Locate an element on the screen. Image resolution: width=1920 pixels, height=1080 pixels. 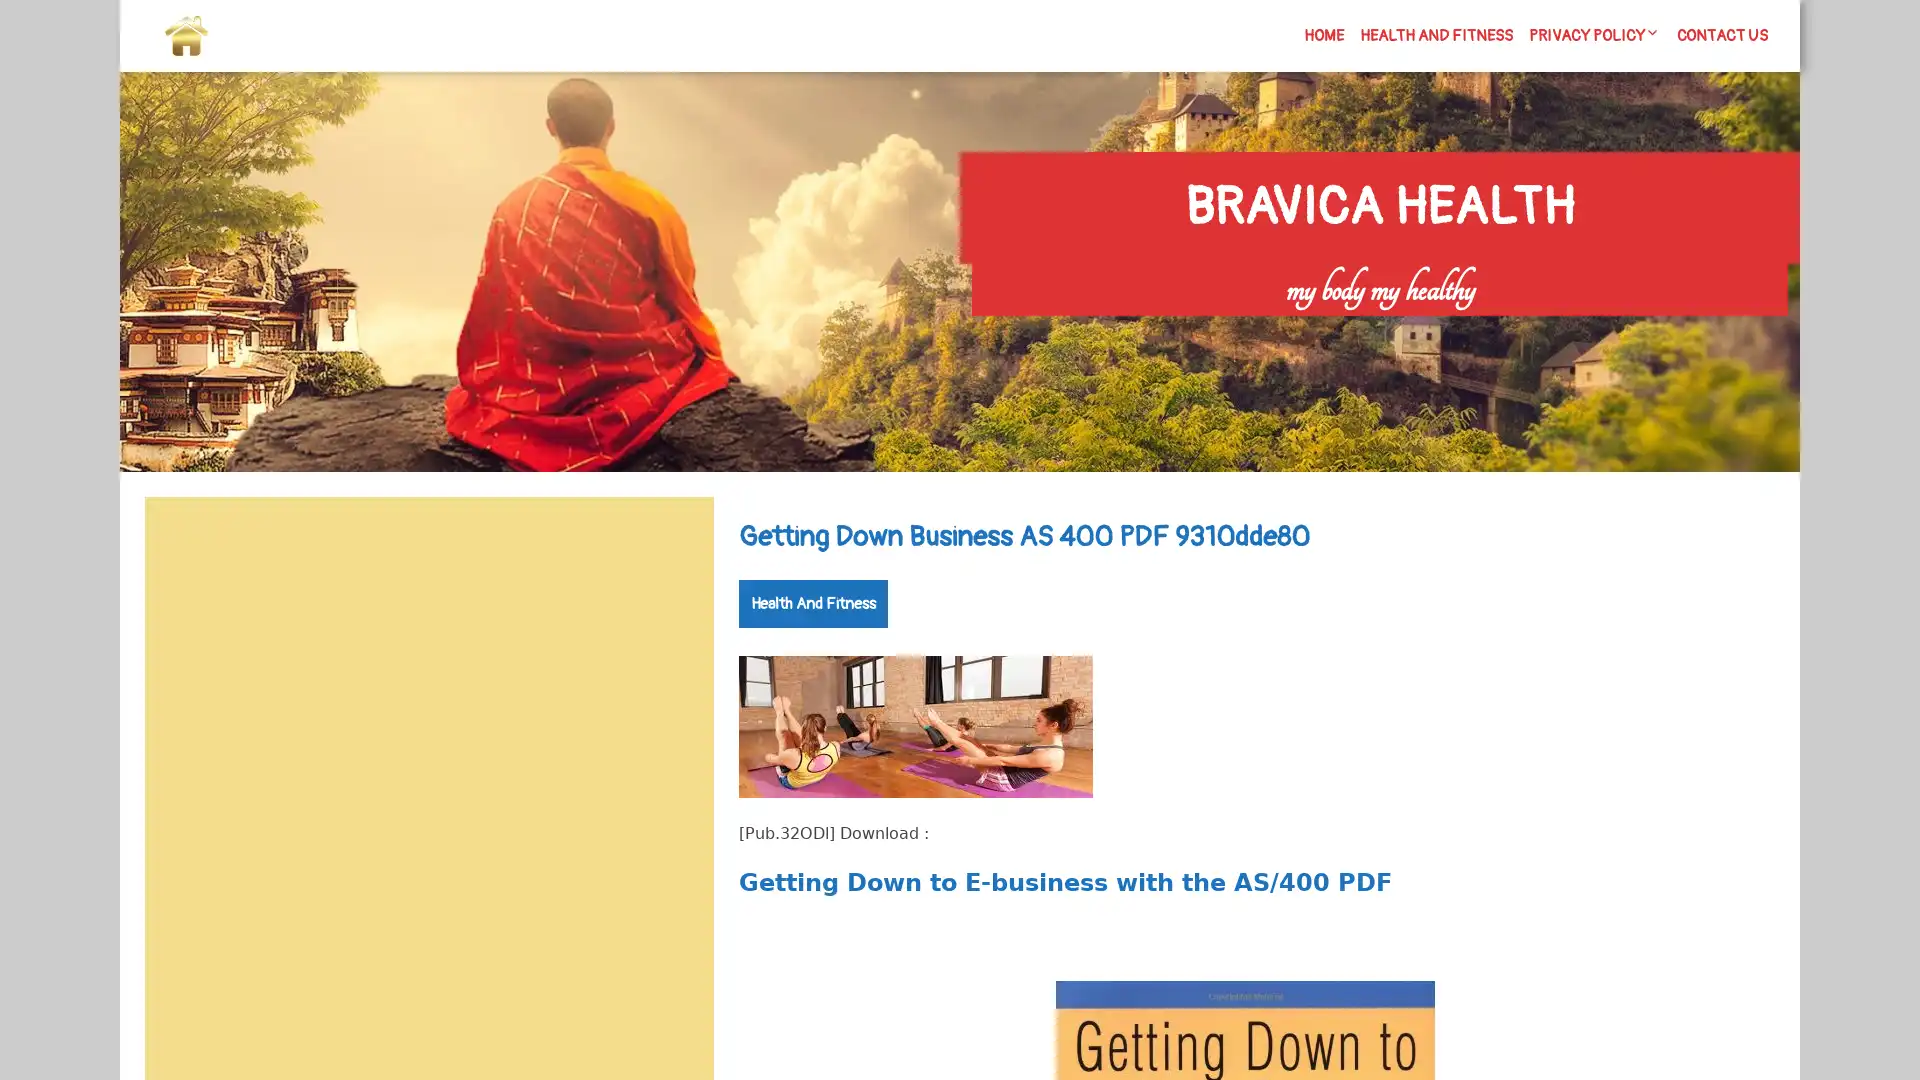
Search is located at coordinates (667, 545).